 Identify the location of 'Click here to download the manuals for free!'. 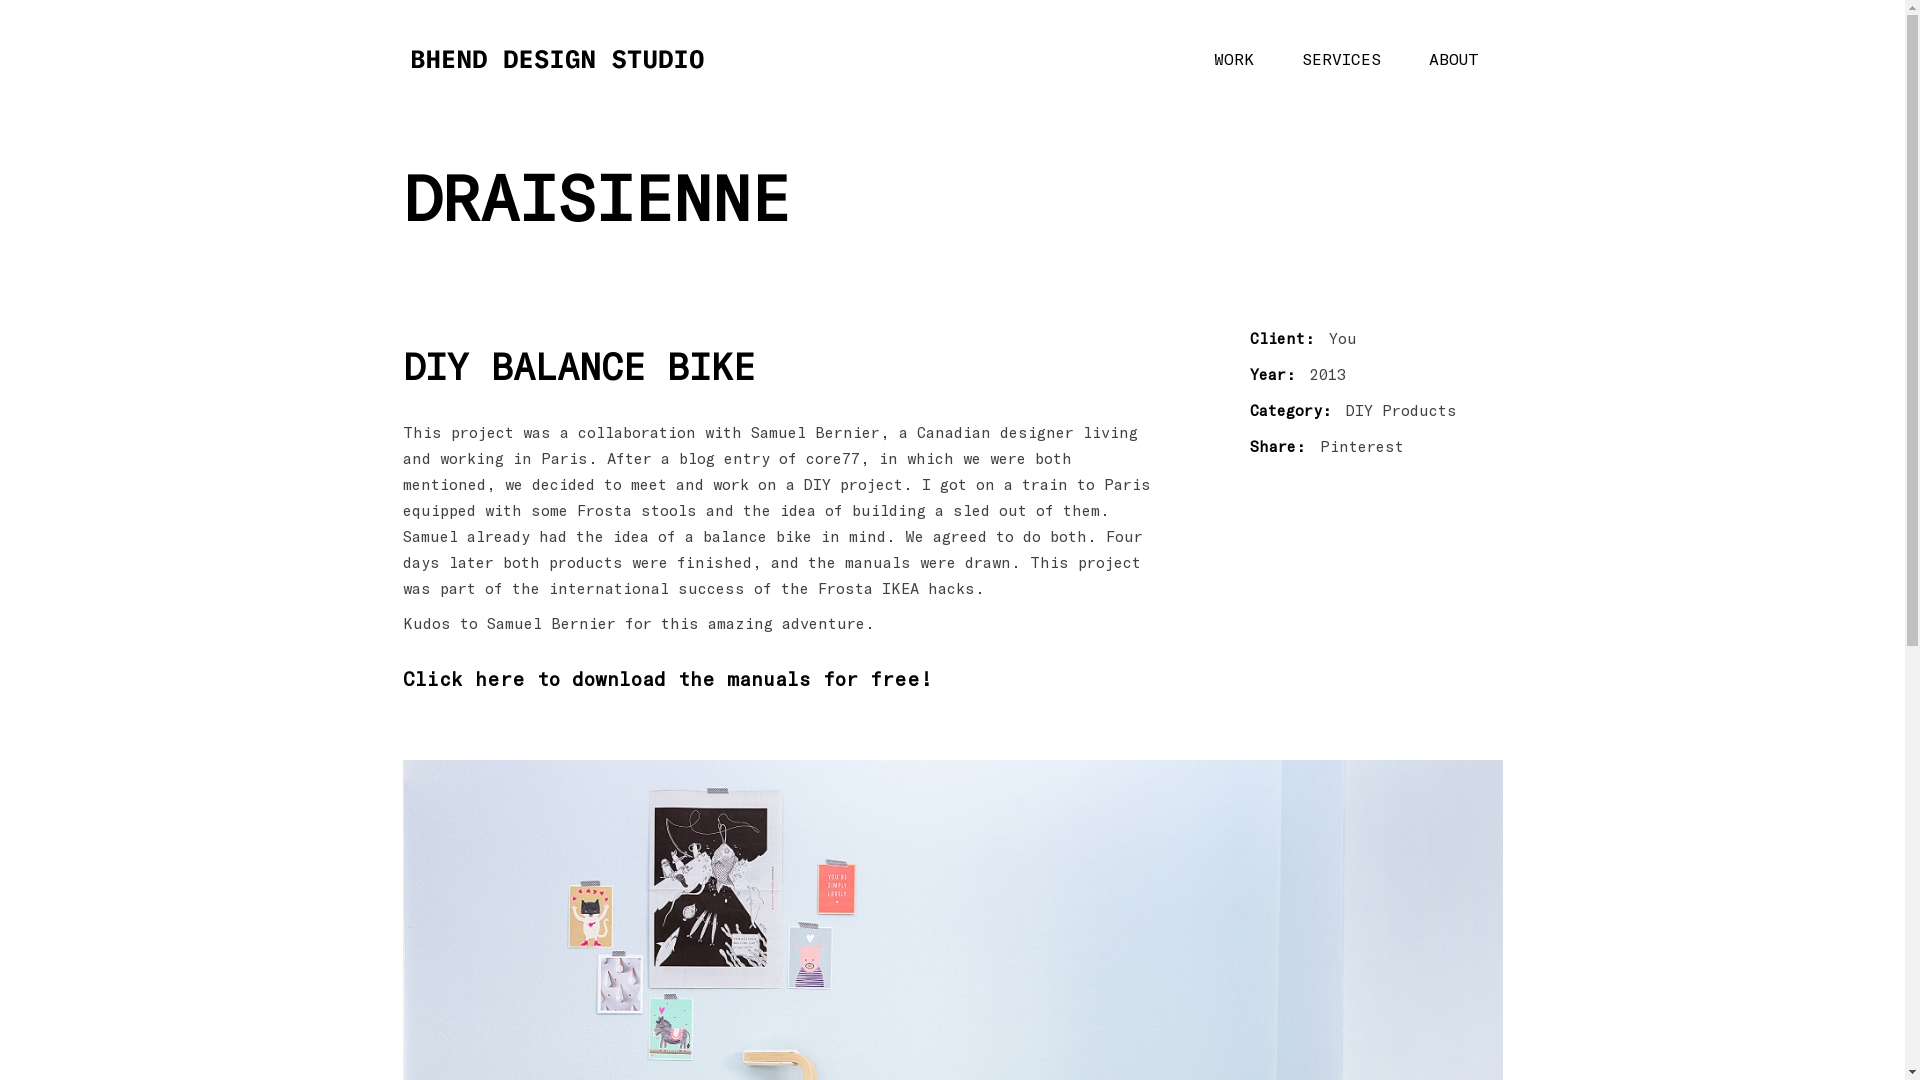
(666, 677).